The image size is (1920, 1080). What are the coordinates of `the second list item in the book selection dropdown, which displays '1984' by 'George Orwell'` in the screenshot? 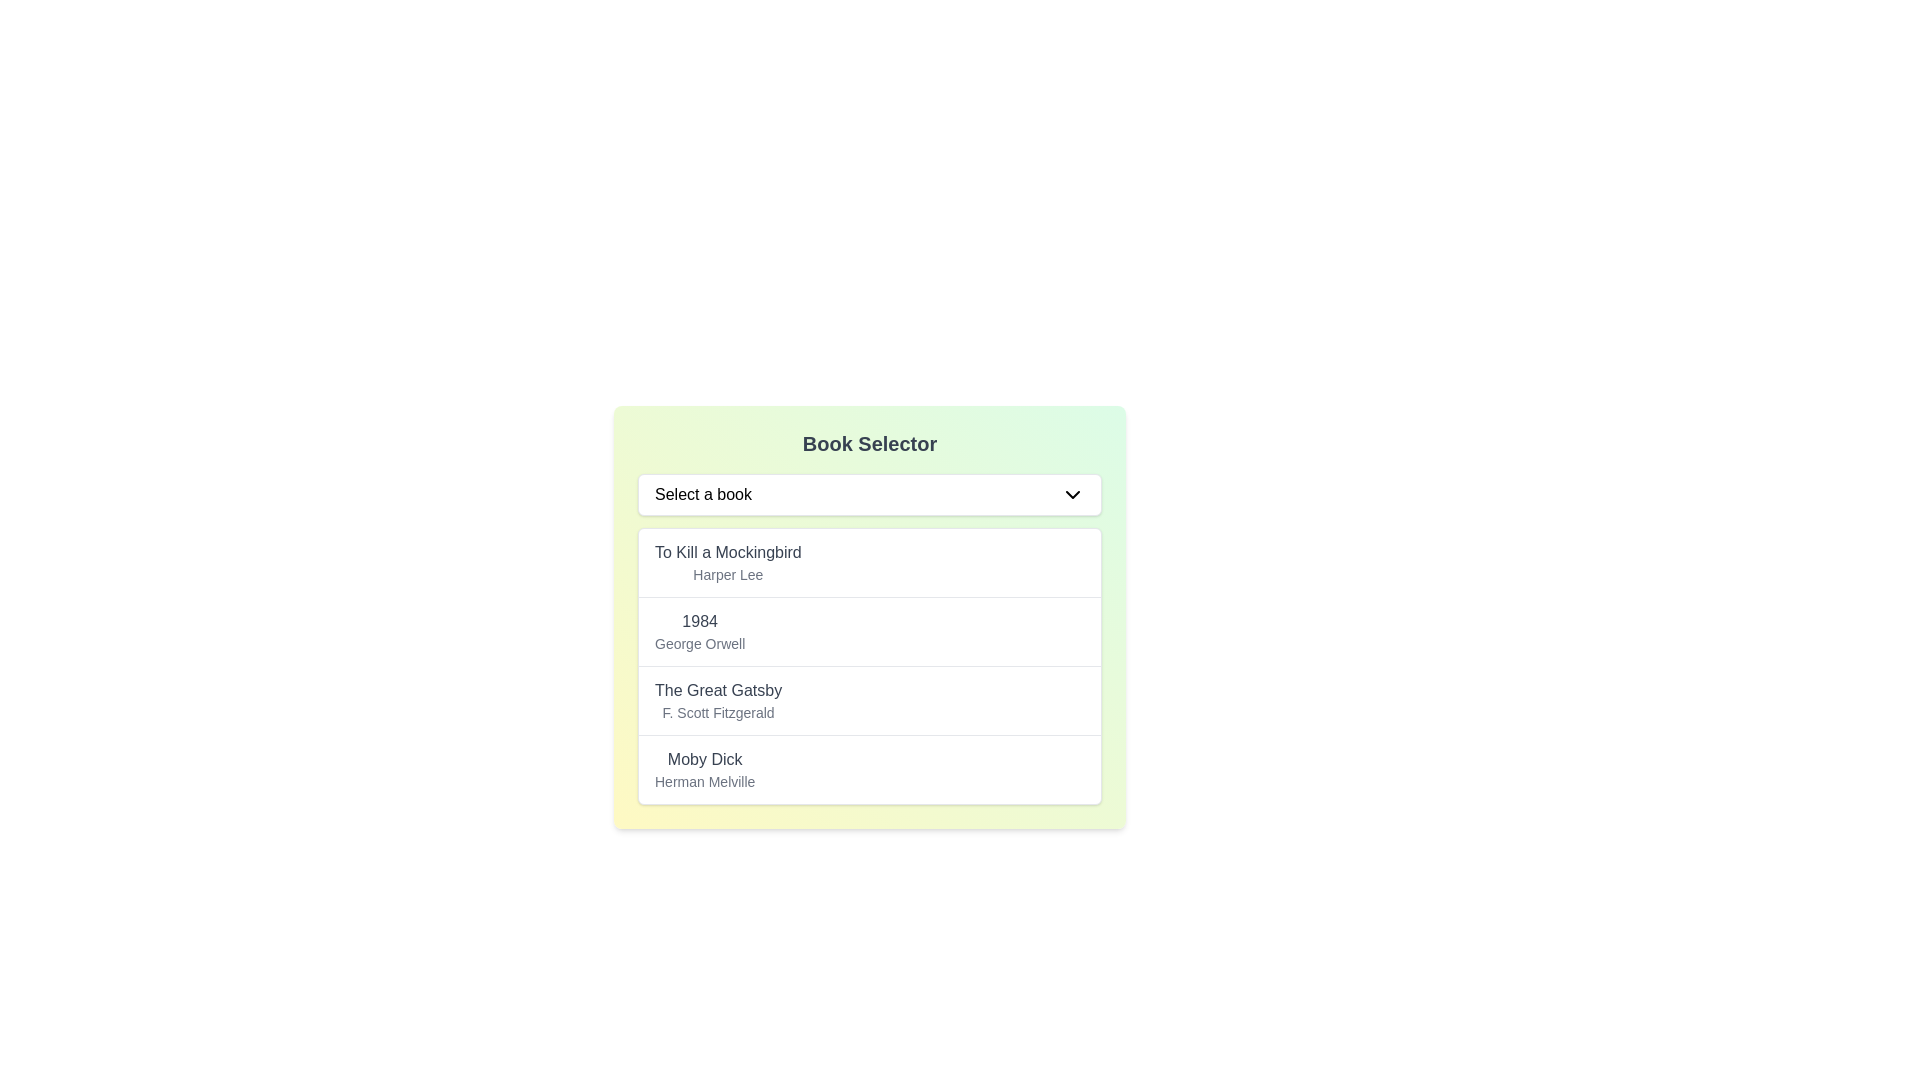 It's located at (869, 616).